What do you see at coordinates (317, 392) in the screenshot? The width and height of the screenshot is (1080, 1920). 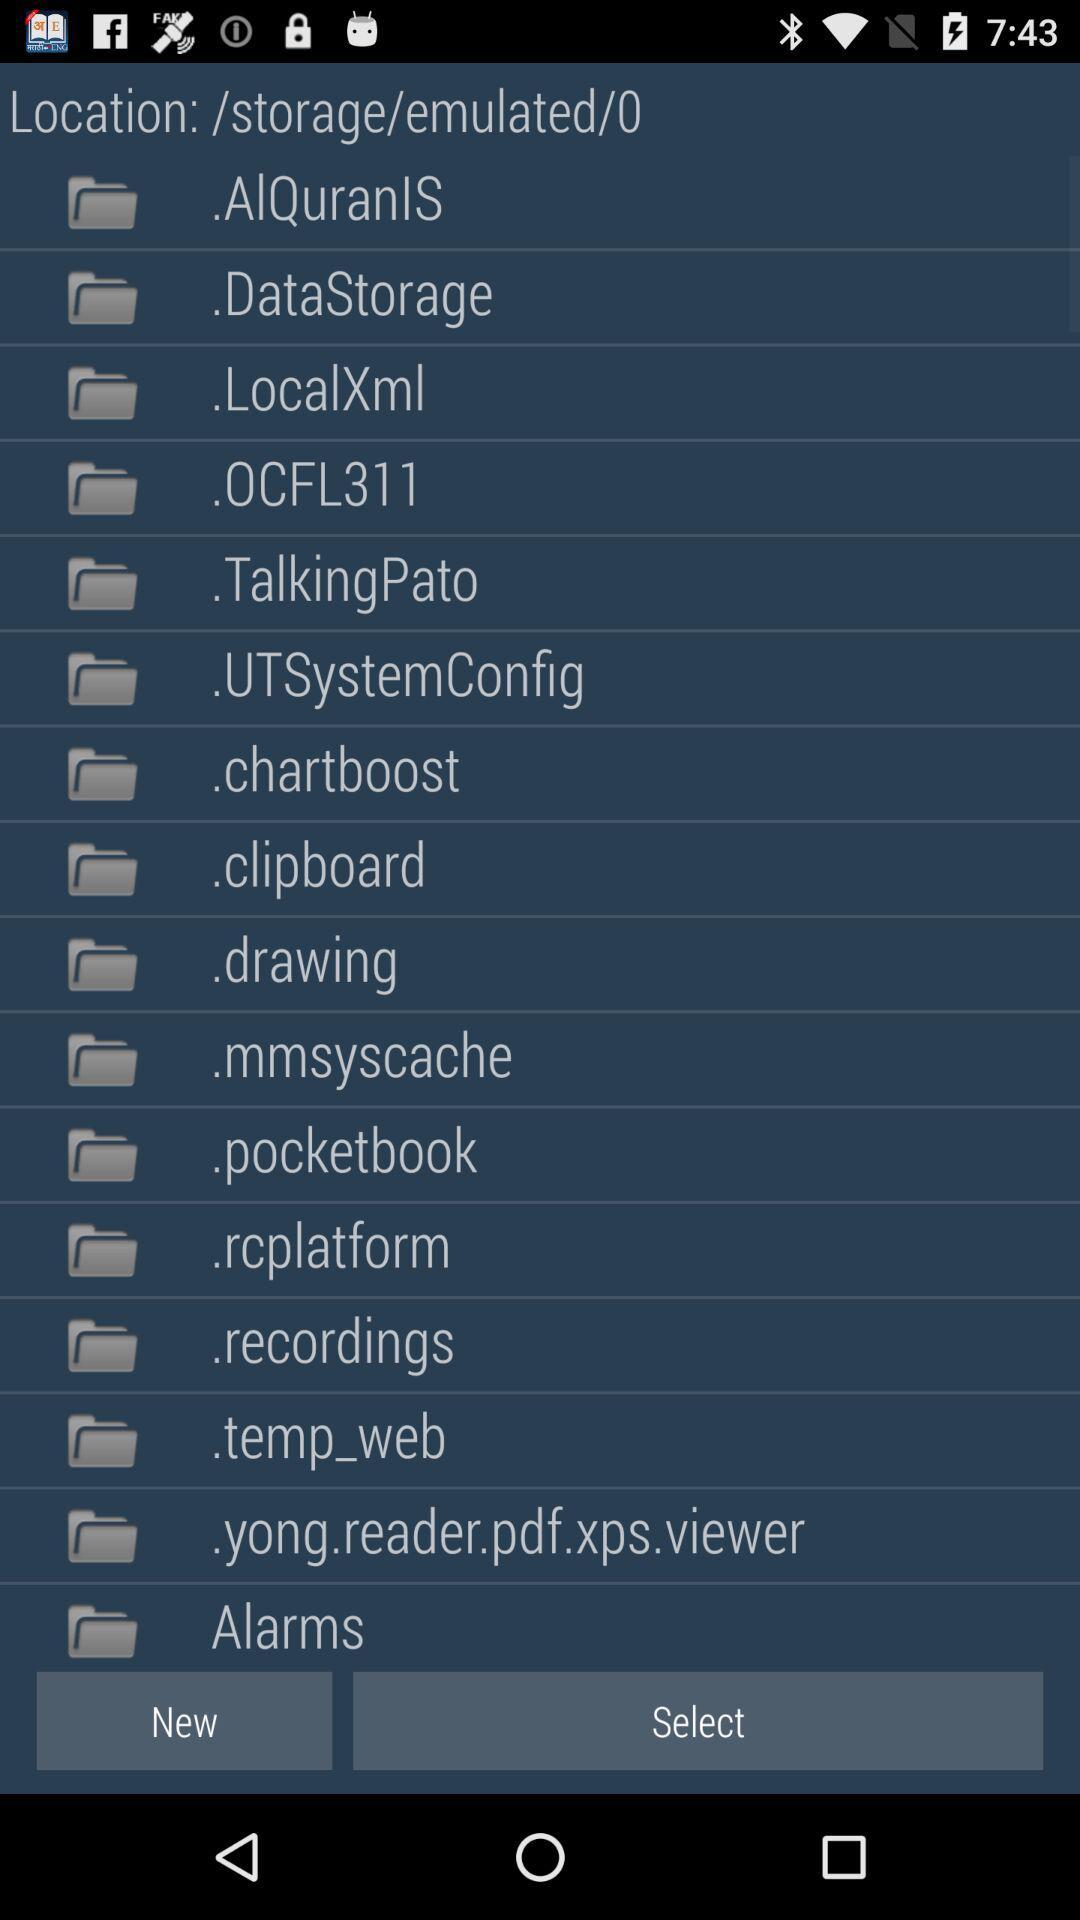 I see `the .localxml icon` at bounding box center [317, 392].